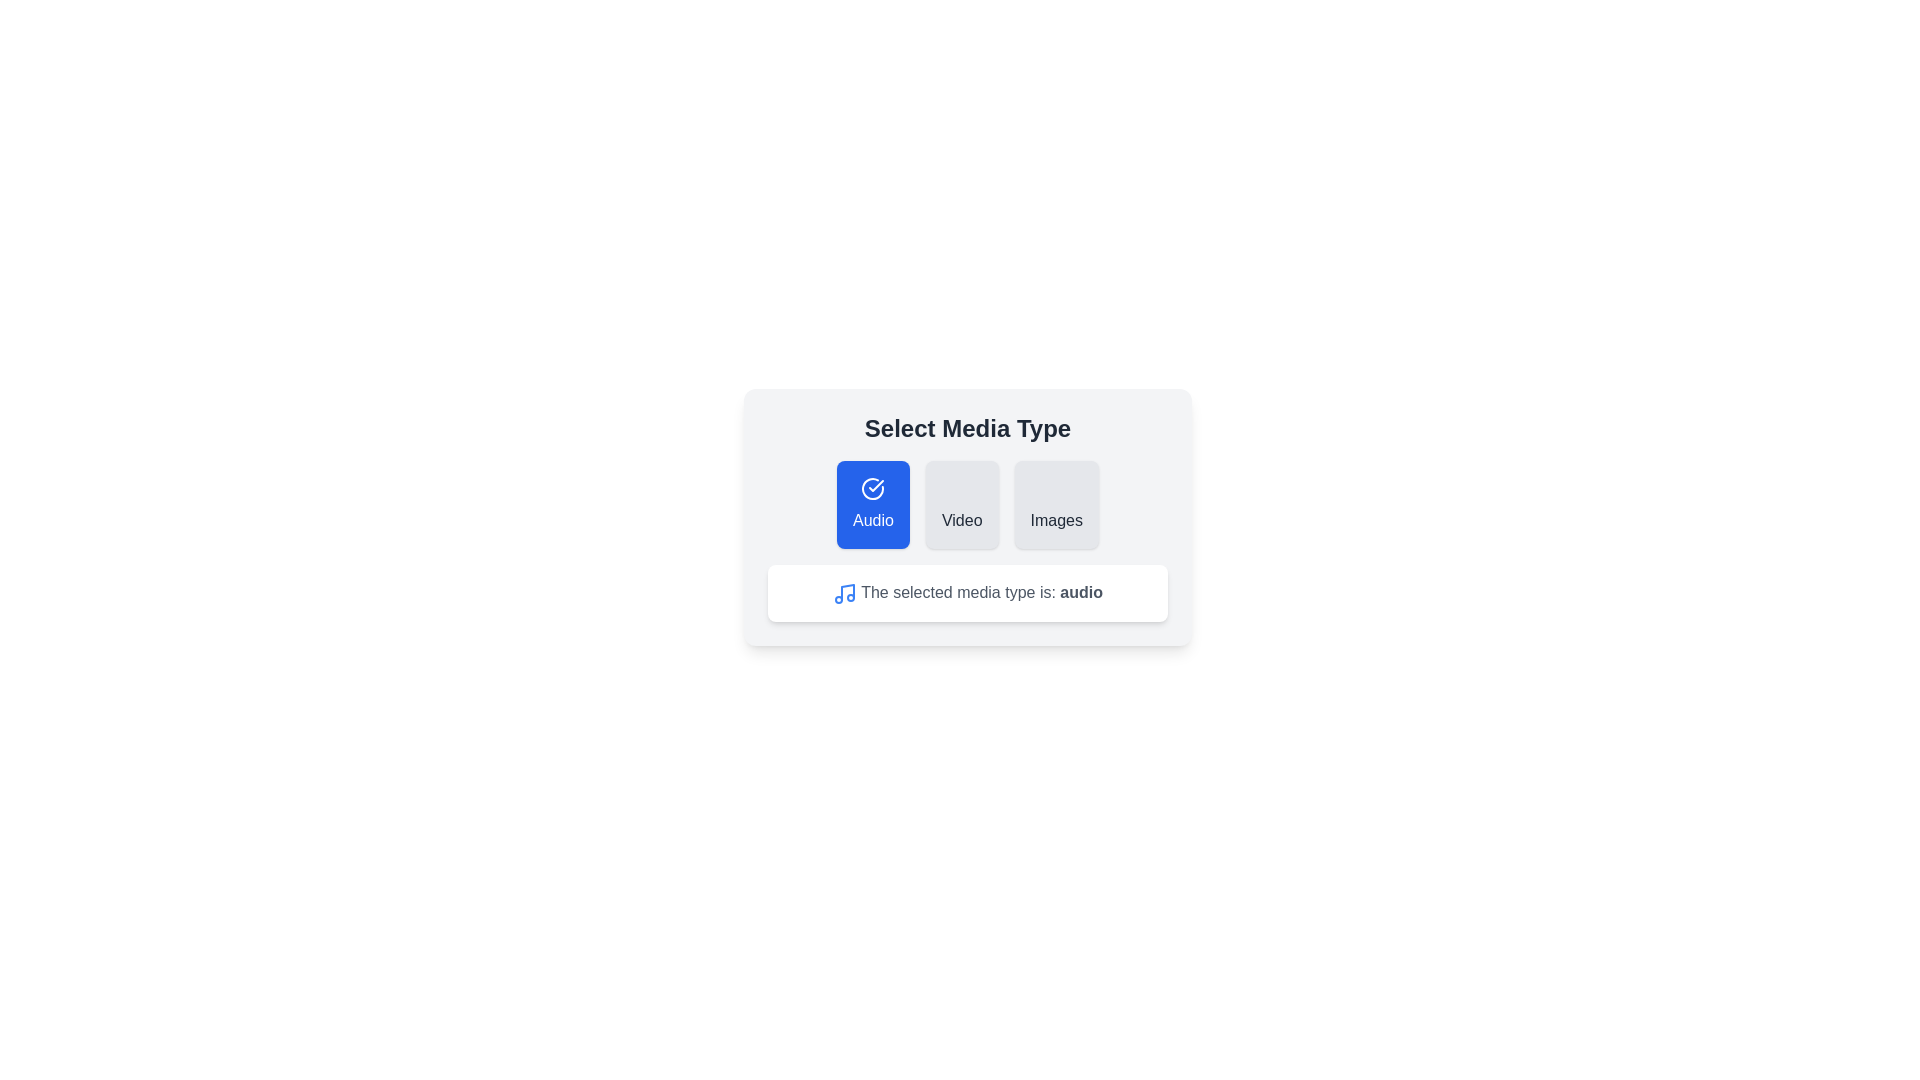 This screenshot has width=1920, height=1080. I want to click on the blue-colored musical note icon located to the left of the text 'The selected media type is: audio', so click(844, 592).